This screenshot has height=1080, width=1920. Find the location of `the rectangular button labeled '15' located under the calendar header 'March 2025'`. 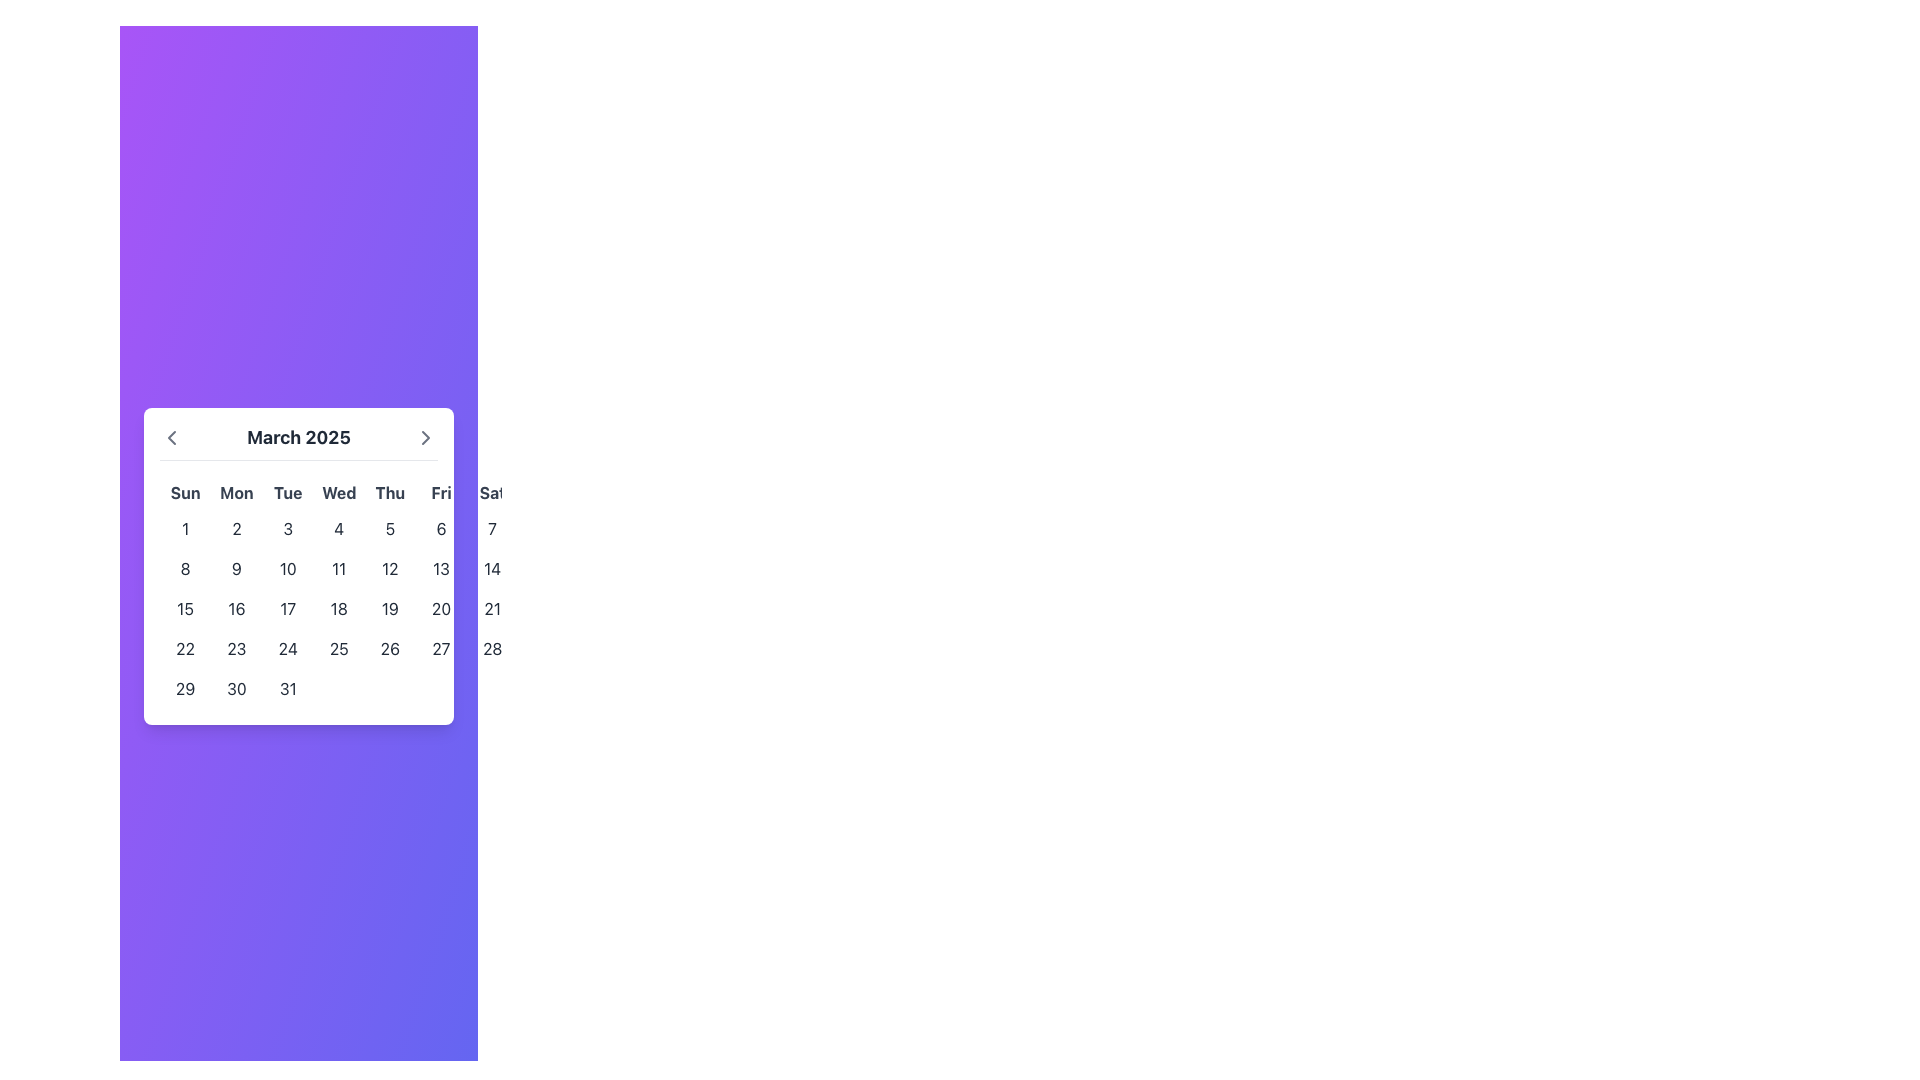

the rectangular button labeled '15' located under the calendar header 'March 2025' is located at coordinates (185, 607).